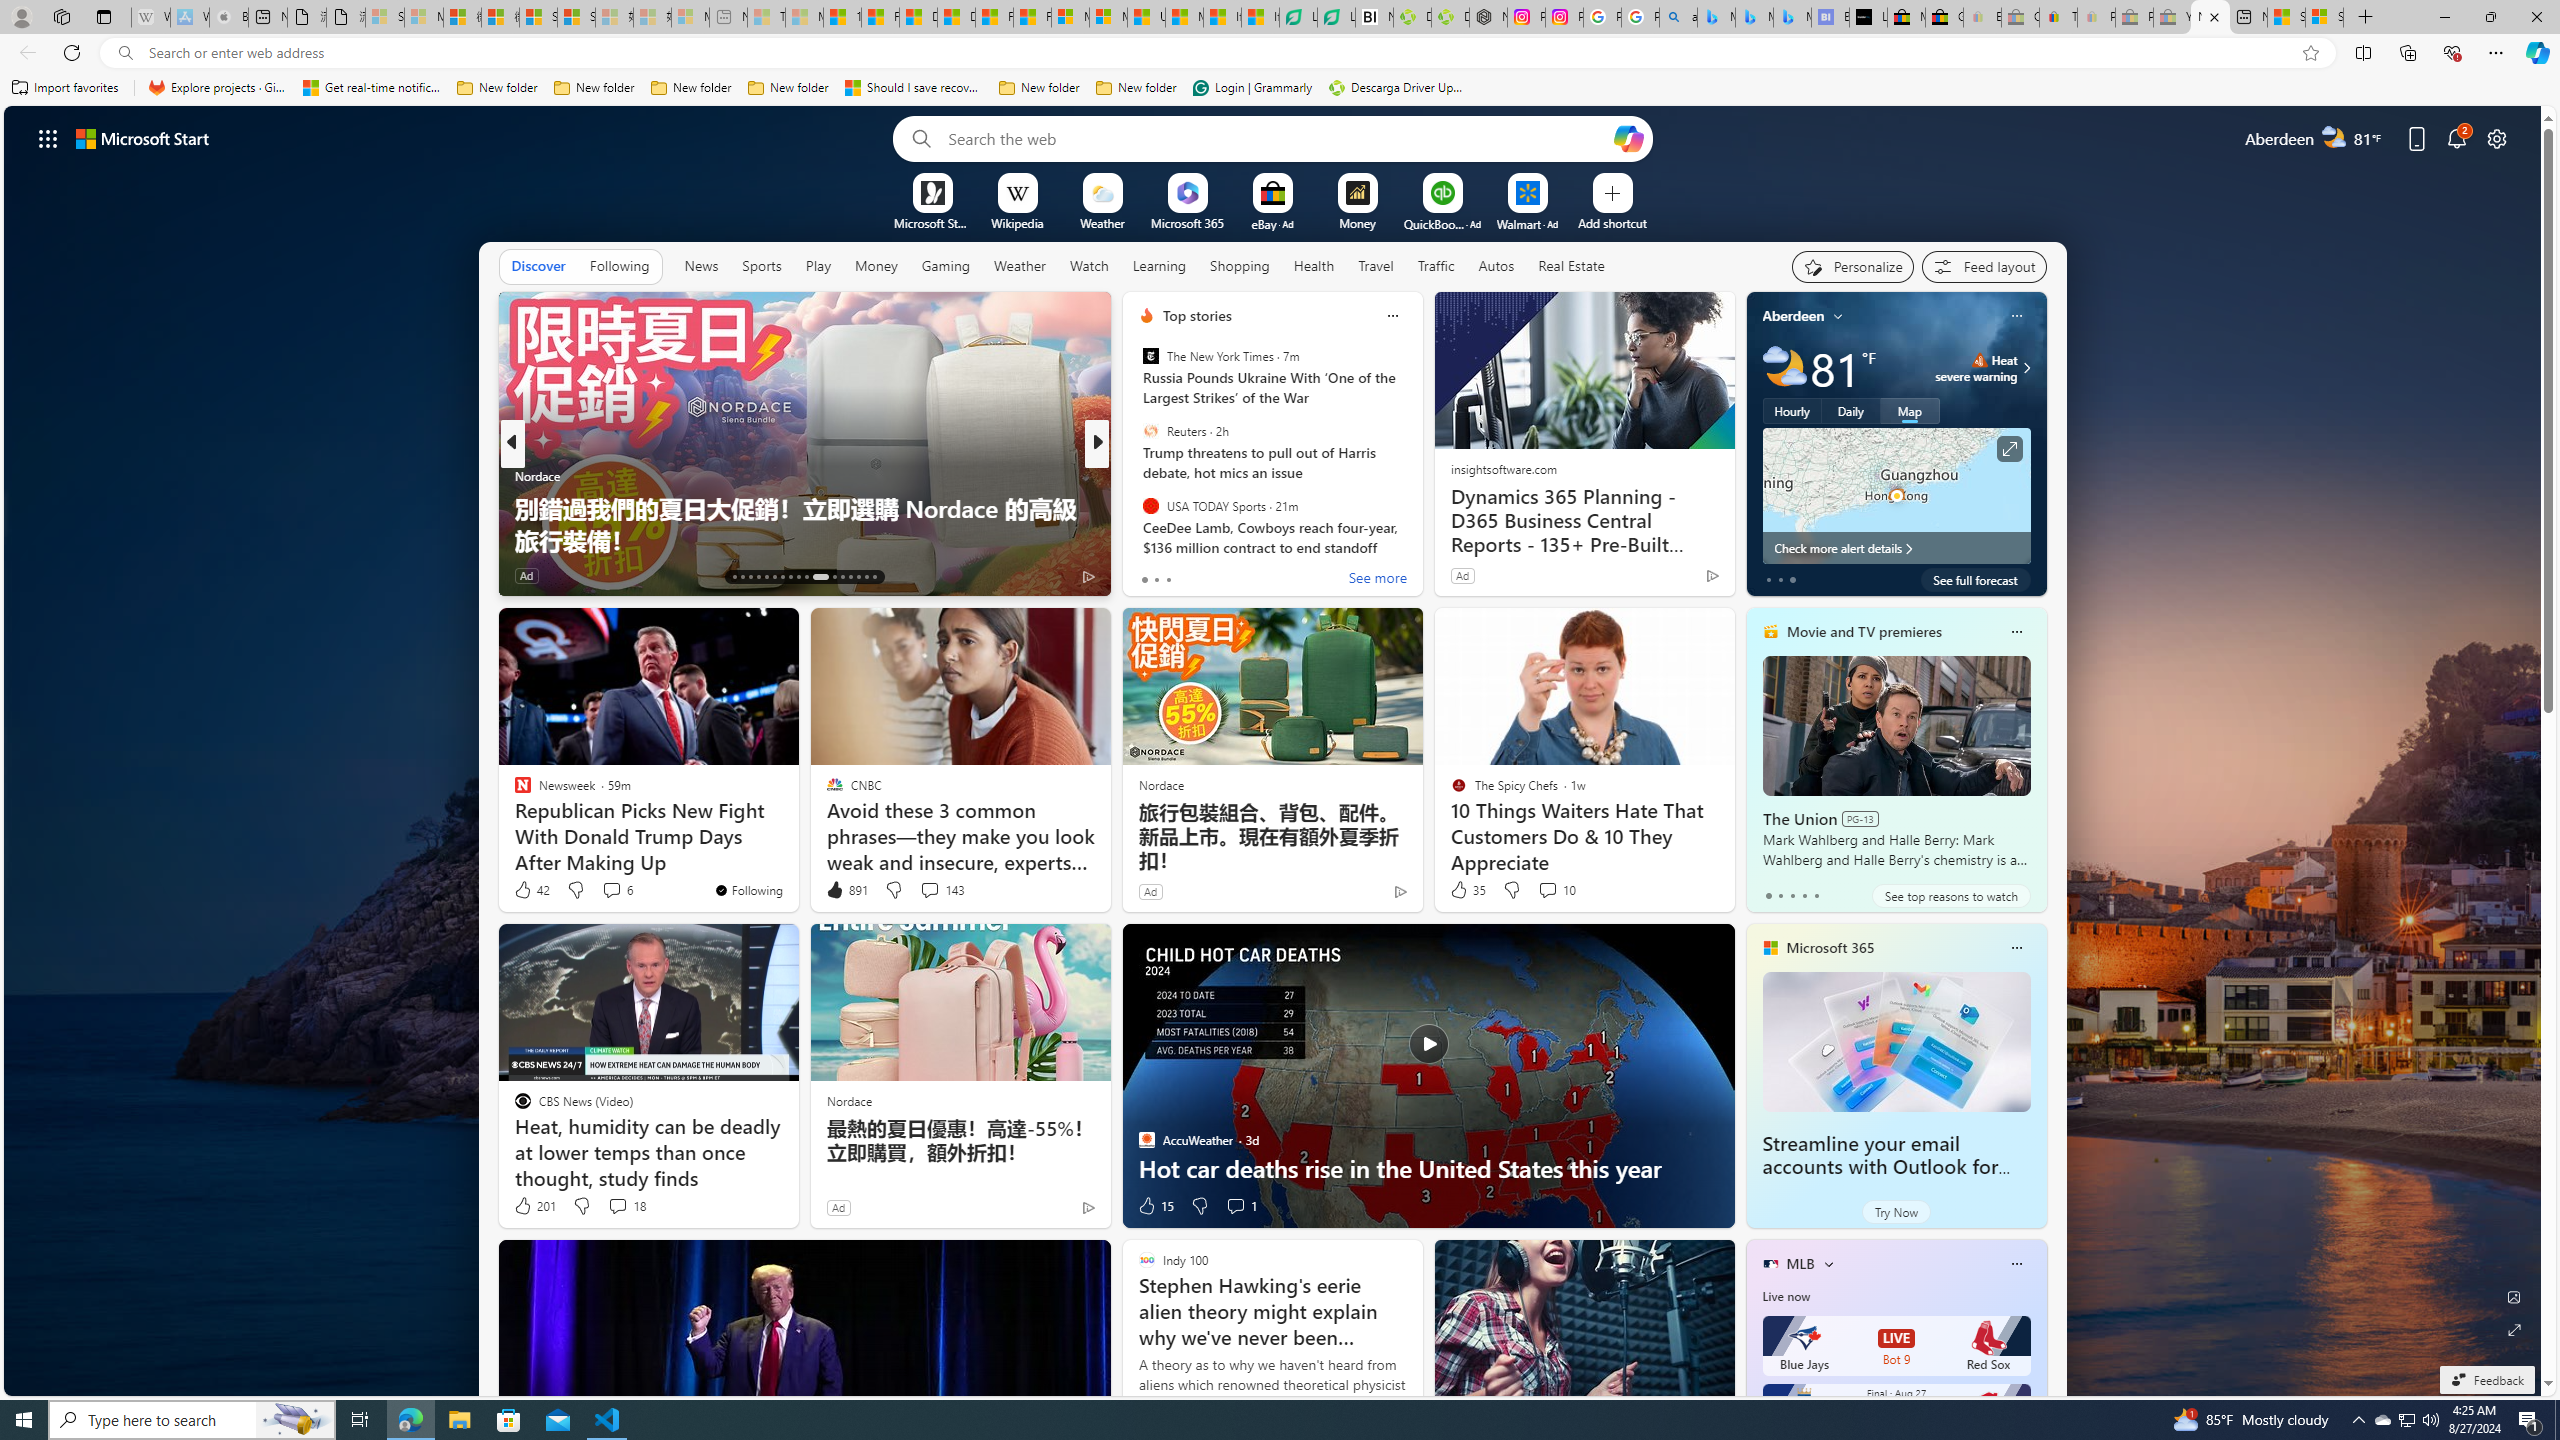  What do you see at coordinates (806, 577) in the screenshot?
I see `'AutomationID: tab-22'` at bounding box center [806, 577].